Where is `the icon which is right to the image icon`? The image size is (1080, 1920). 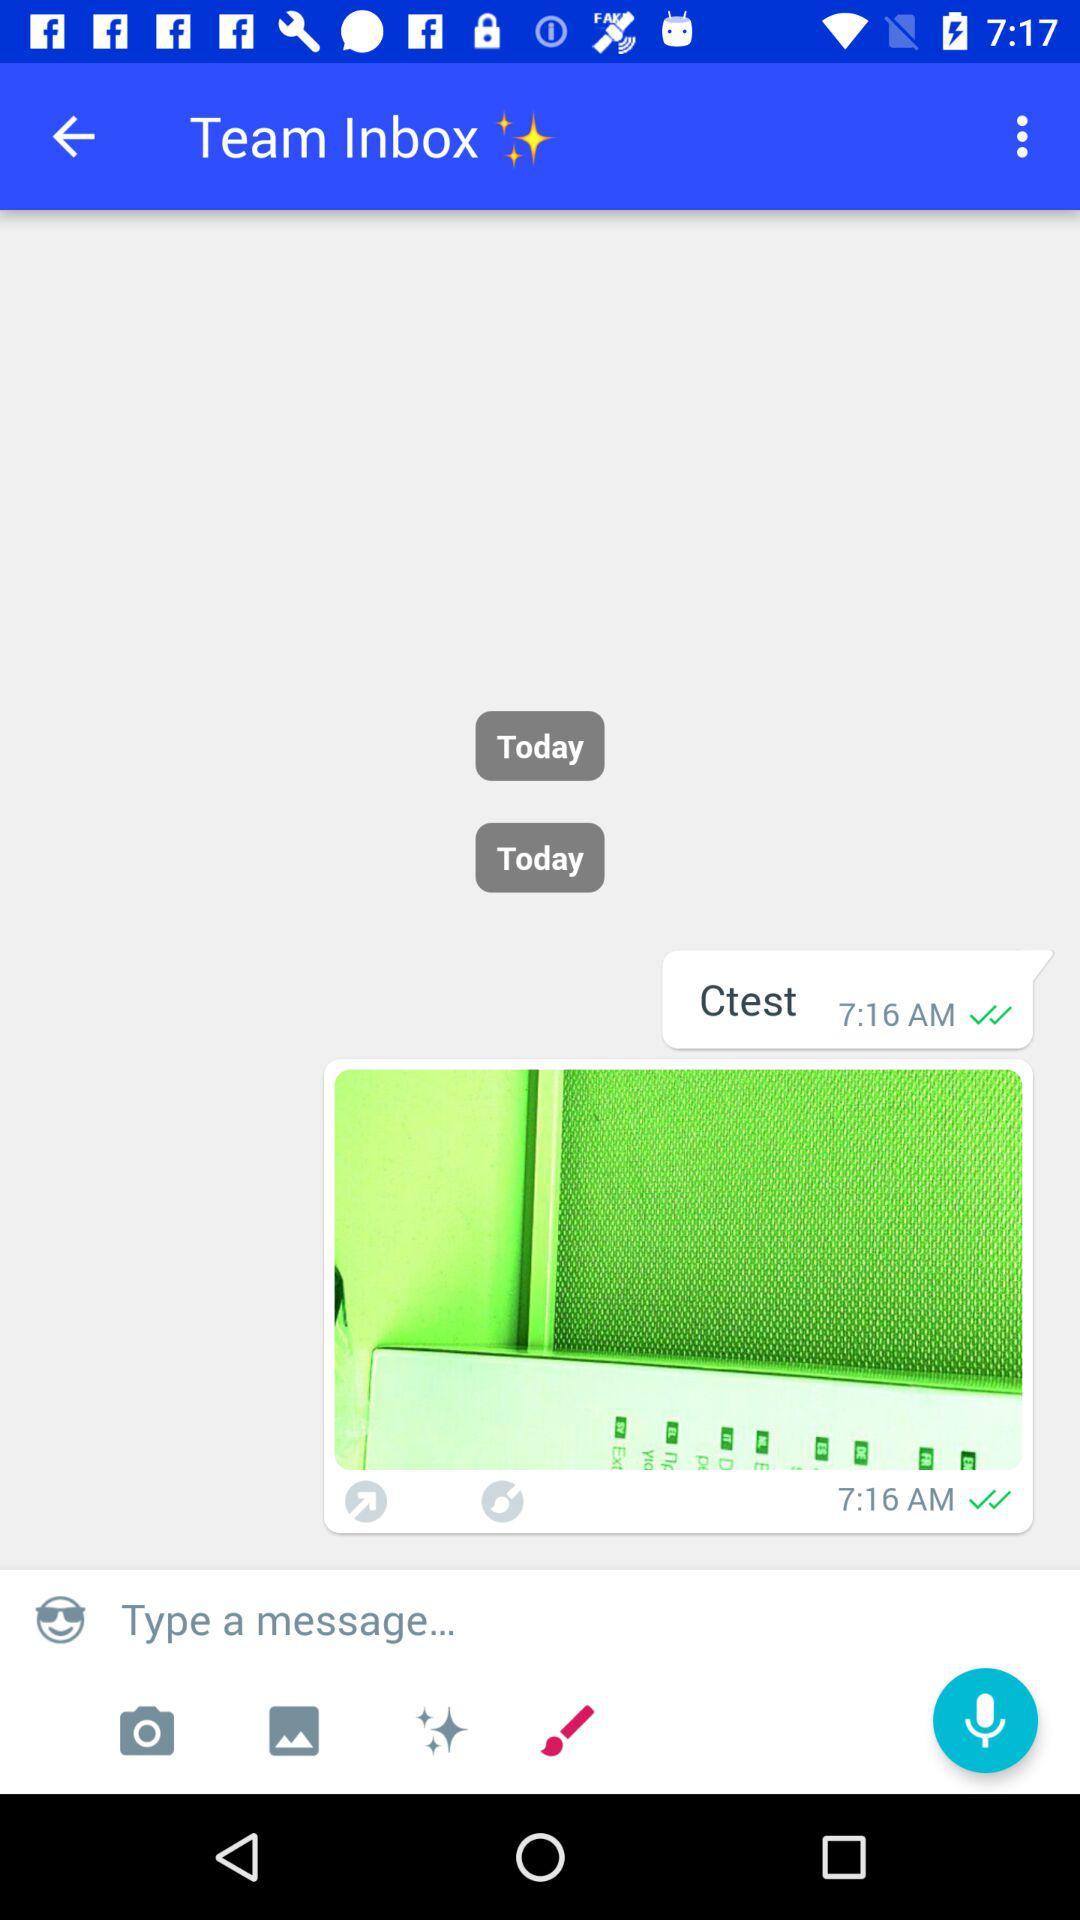 the icon which is right to the image icon is located at coordinates (439, 1730).